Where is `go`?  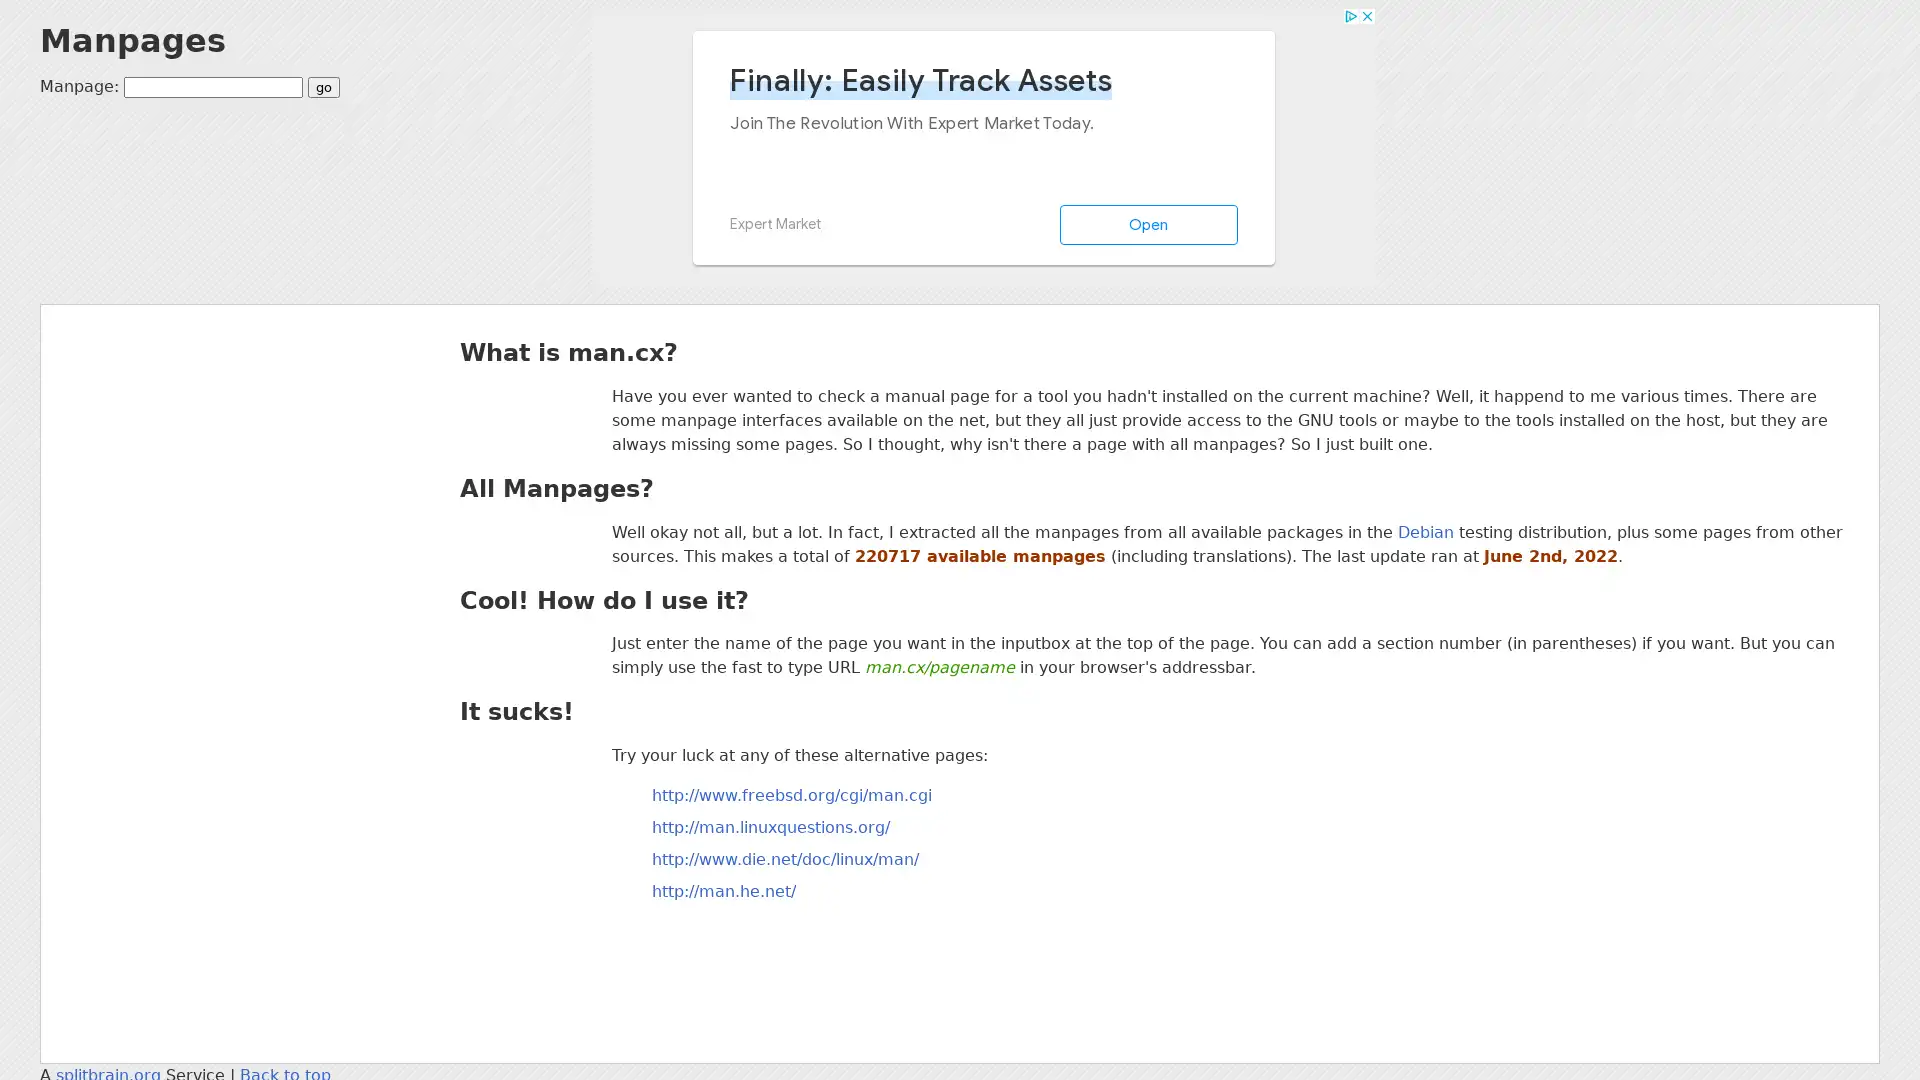
go is located at coordinates (324, 85).